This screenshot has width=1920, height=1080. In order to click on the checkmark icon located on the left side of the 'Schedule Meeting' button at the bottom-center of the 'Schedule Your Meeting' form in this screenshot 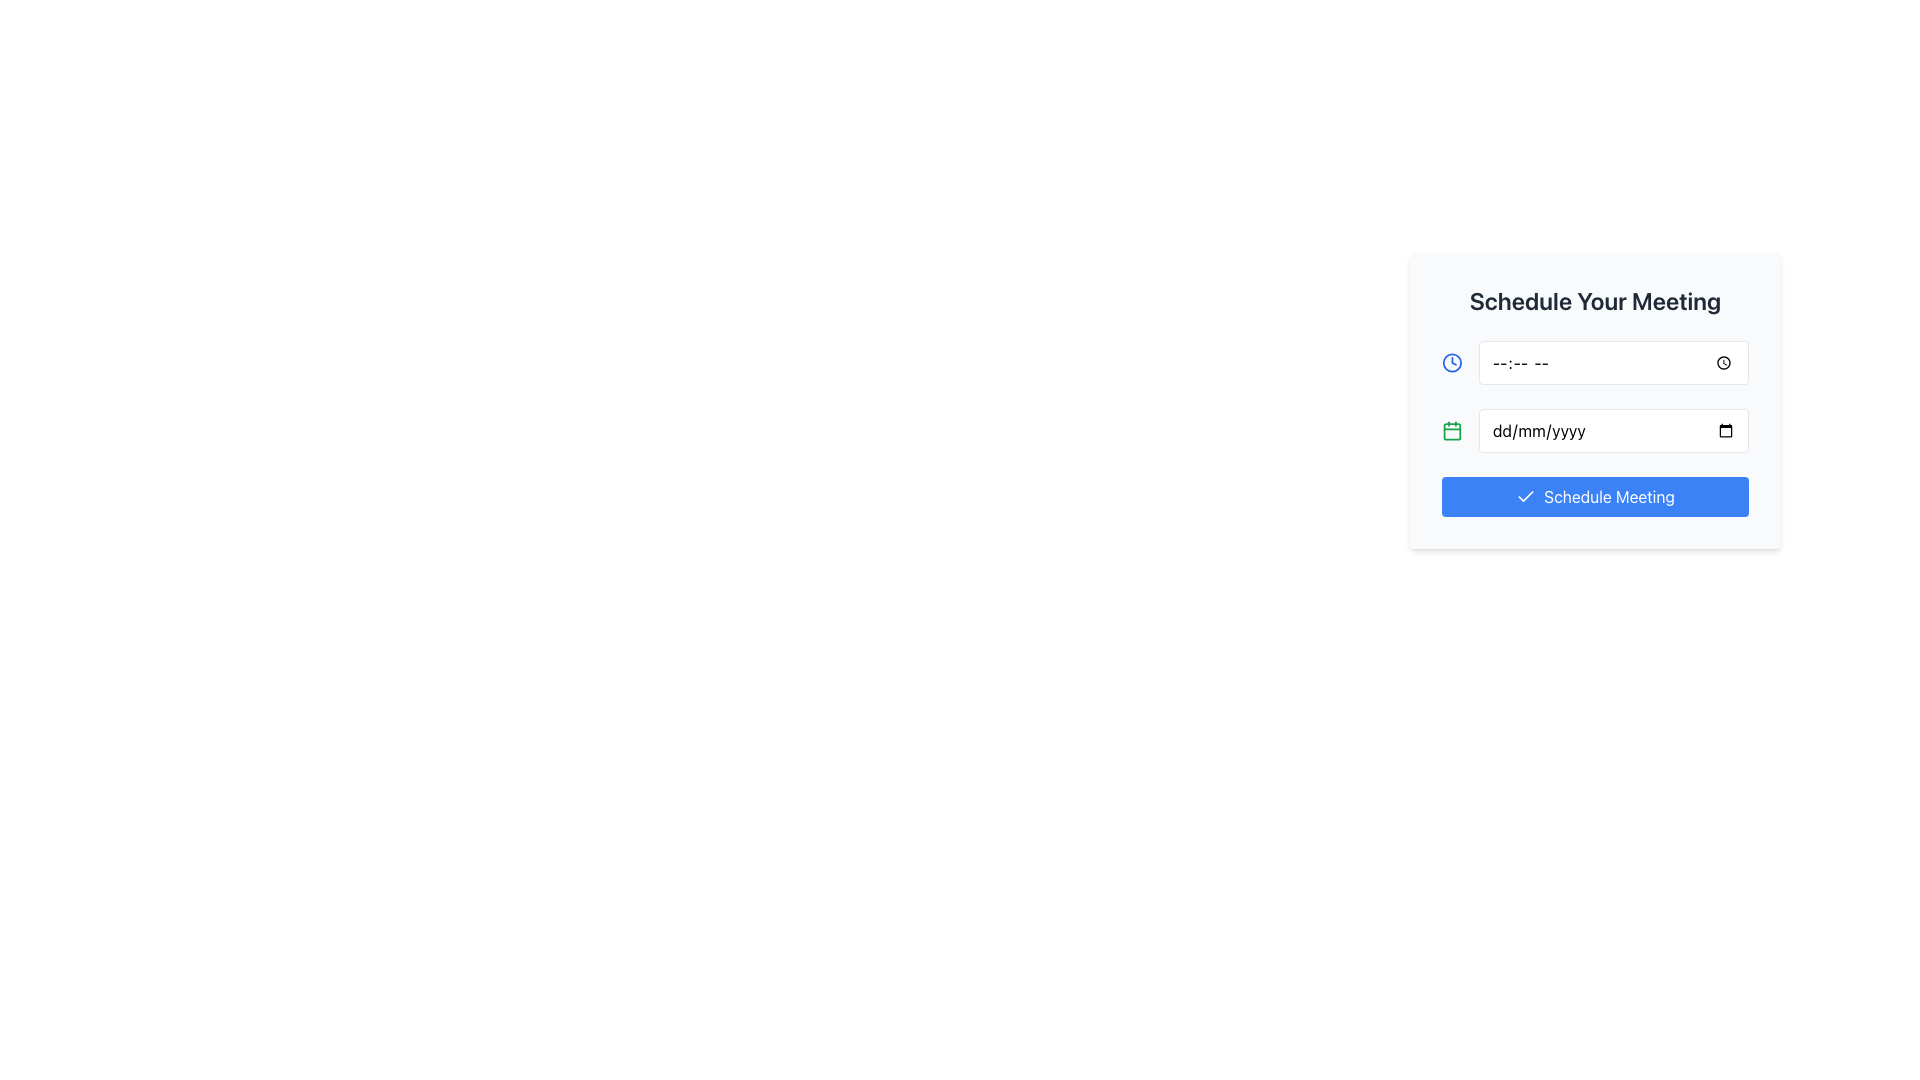, I will do `click(1525, 496)`.